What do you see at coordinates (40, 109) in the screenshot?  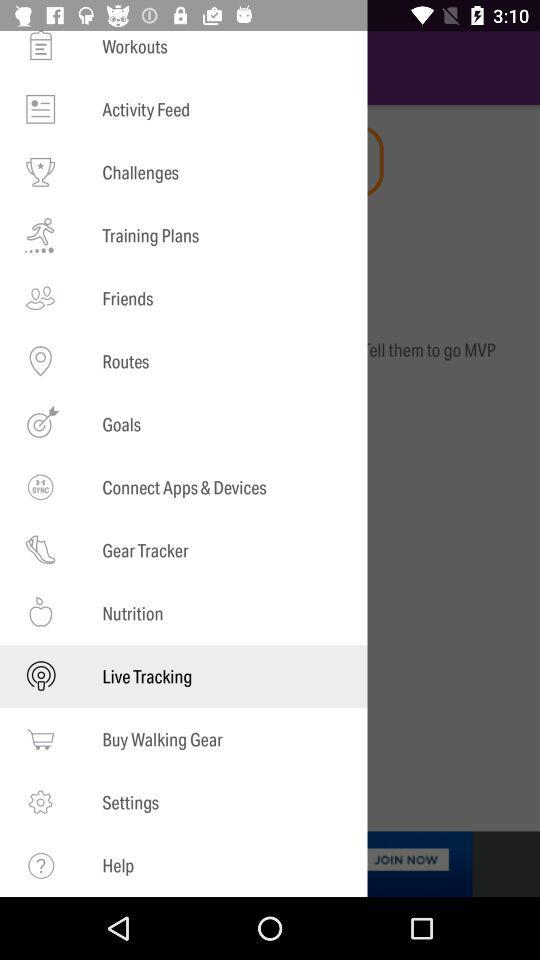 I see `the icon which is left to the text activity feed` at bounding box center [40, 109].